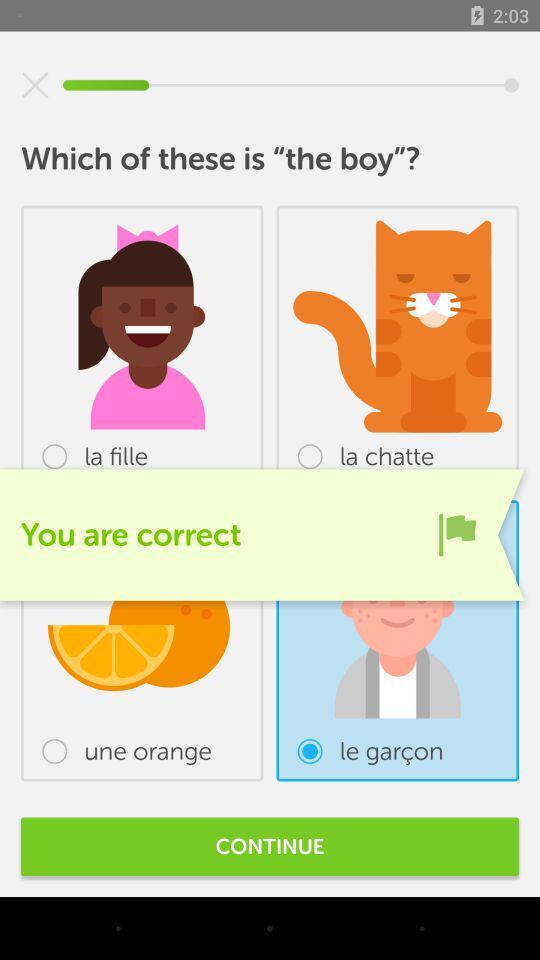  I want to click on continue, so click(270, 845).